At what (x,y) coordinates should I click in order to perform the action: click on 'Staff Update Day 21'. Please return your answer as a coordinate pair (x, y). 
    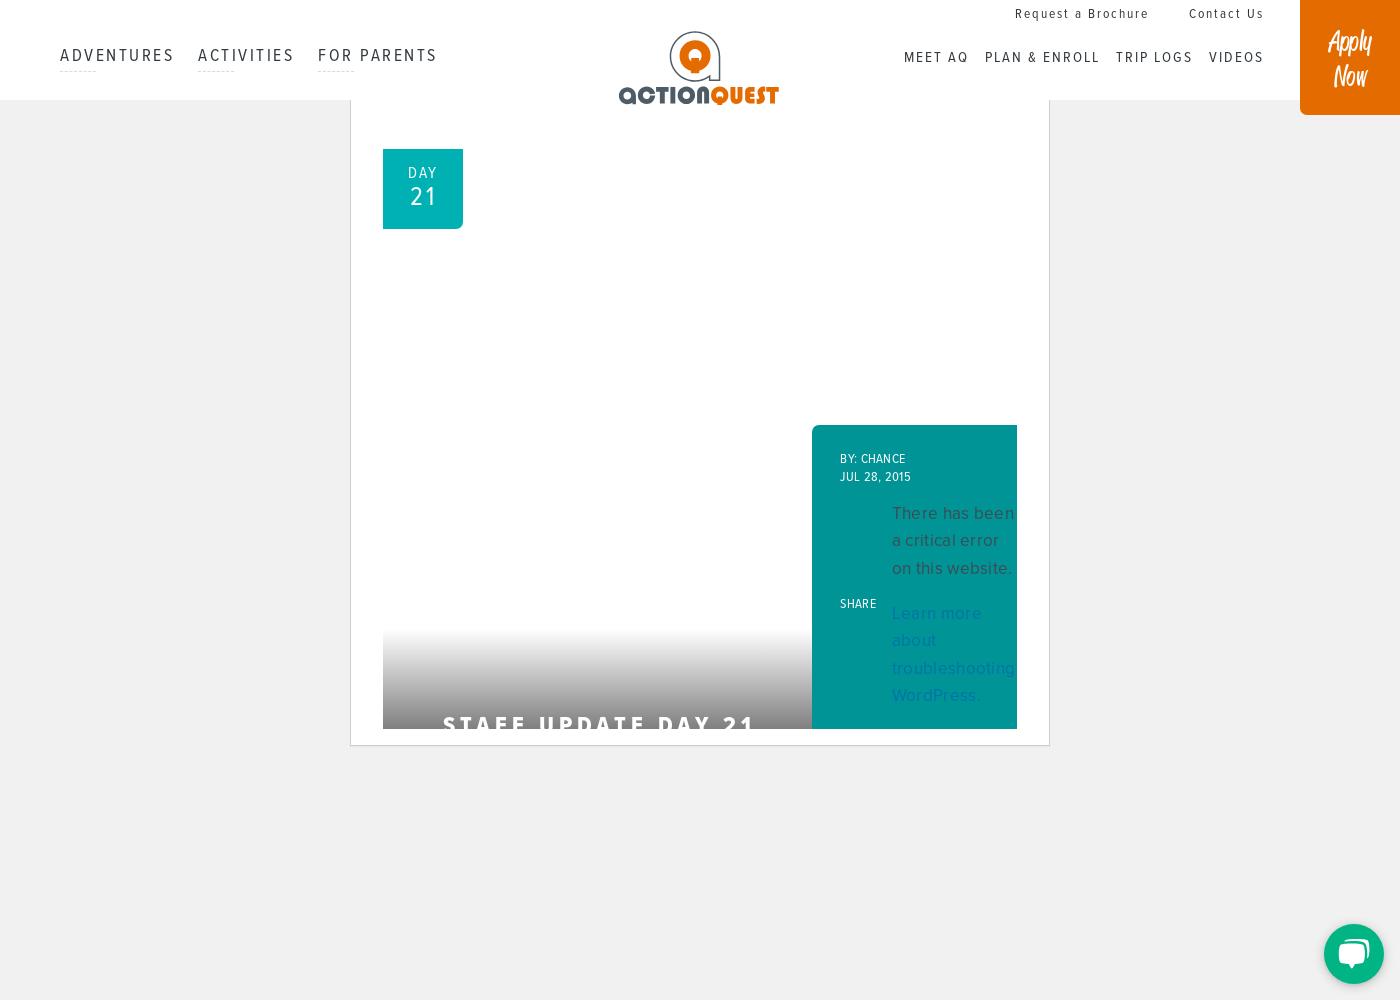
    Looking at the image, I should click on (599, 725).